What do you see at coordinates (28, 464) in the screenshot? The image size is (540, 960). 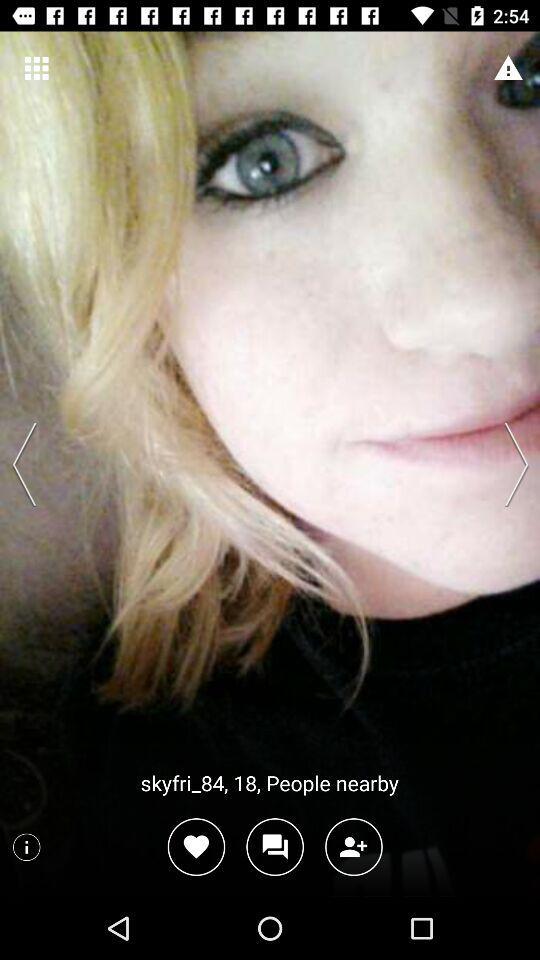 I see `go back` at bounding box center [28, 464].